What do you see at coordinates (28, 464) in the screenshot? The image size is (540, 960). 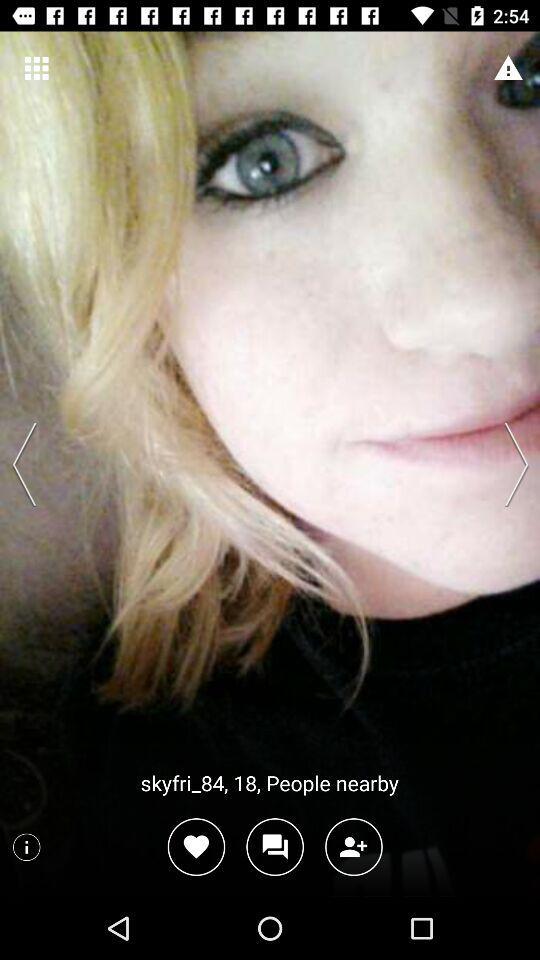 I see `go back` at bounding box center [28, 464].